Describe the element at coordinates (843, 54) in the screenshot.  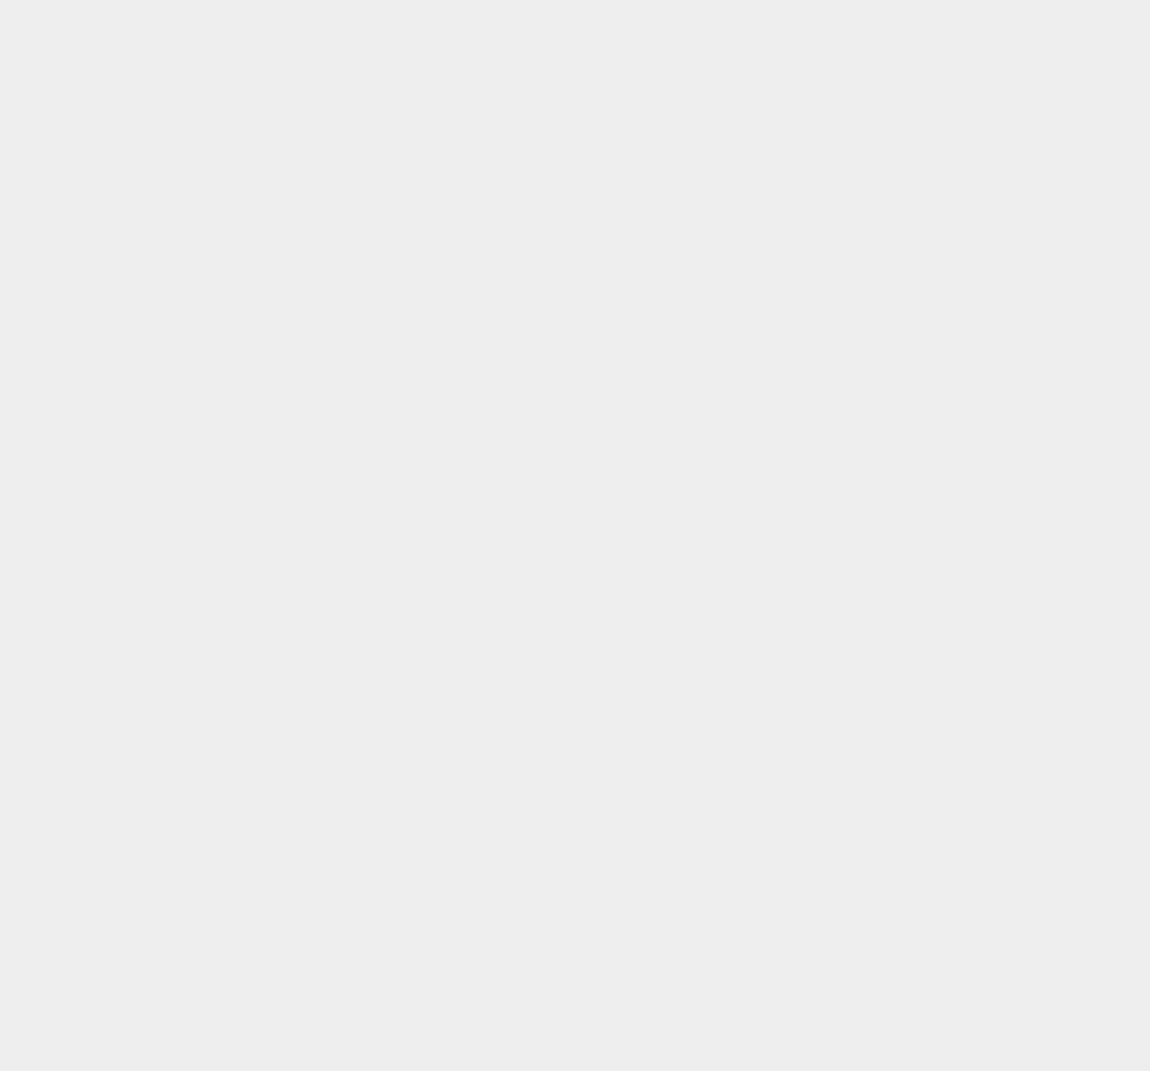
I see `'iPod Apps'` at that location.